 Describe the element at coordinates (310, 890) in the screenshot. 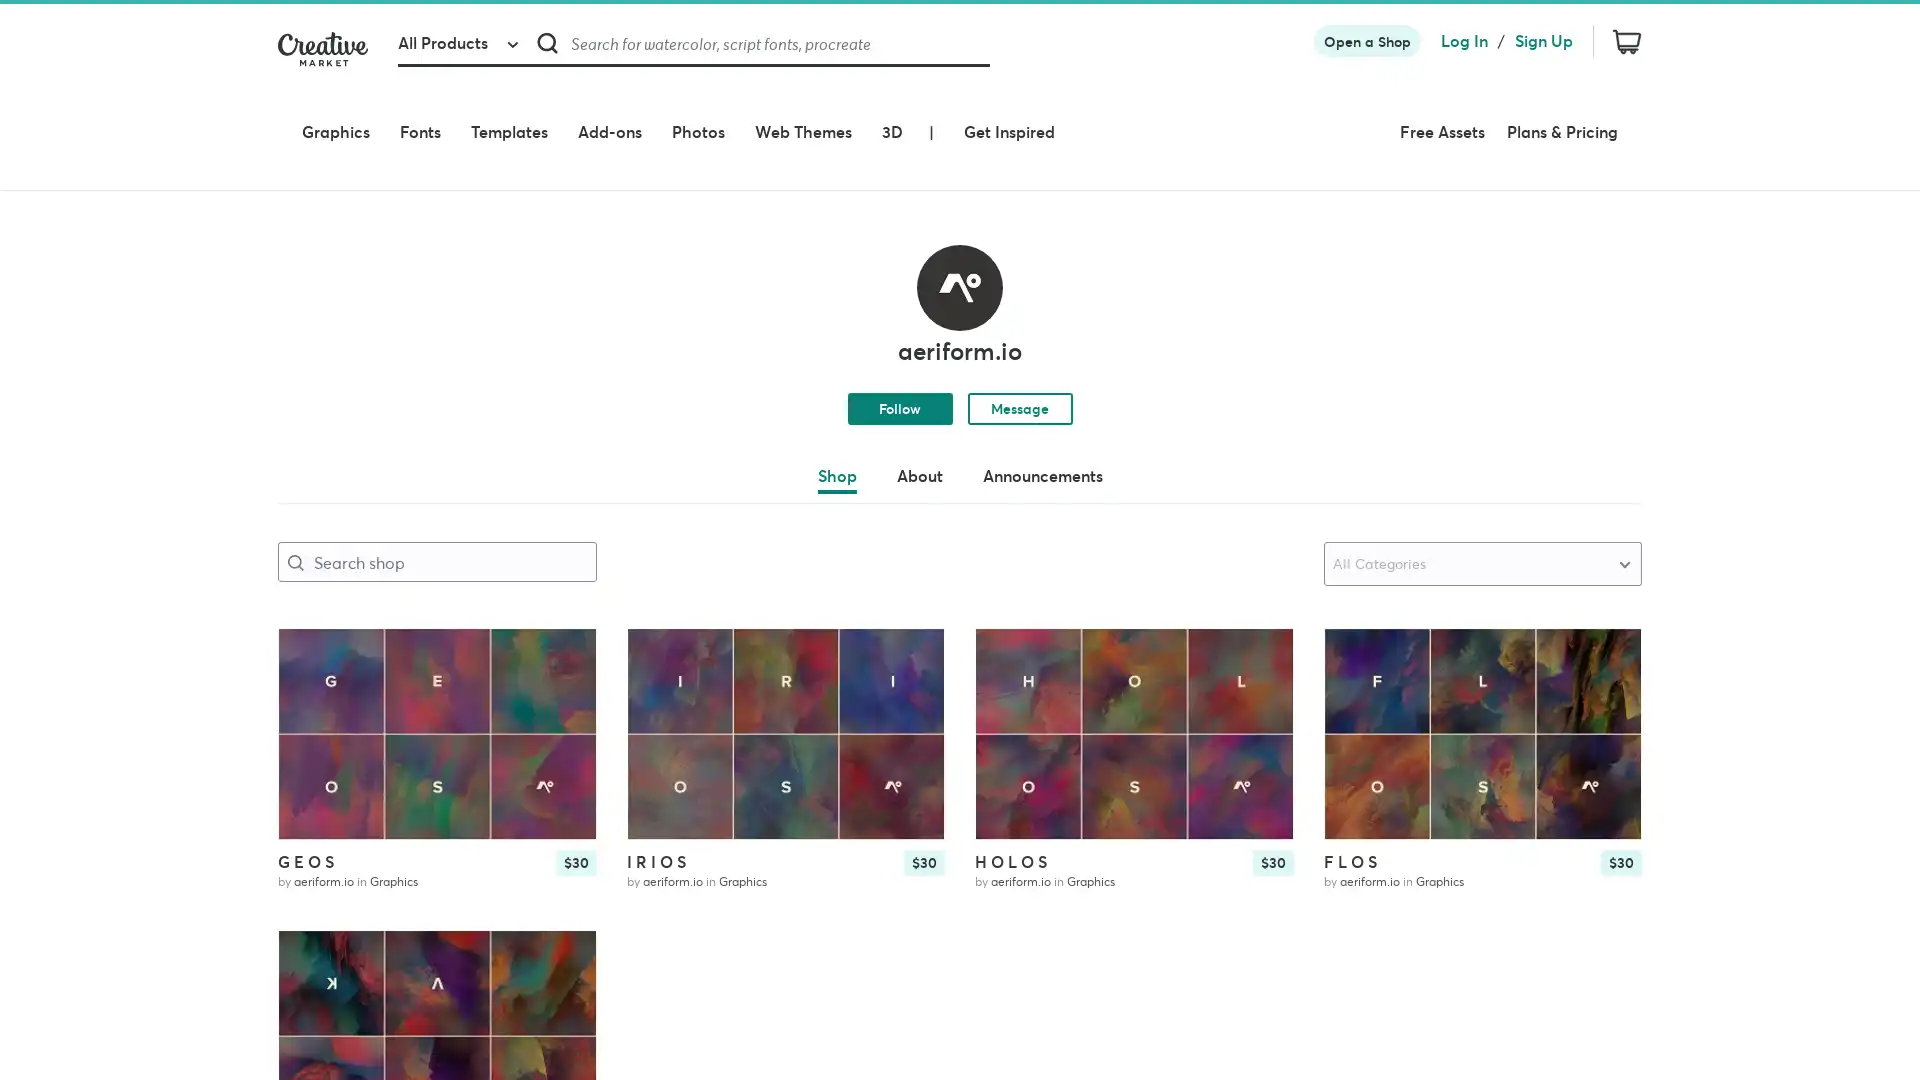

I see `Pin to Pinterest` at that location.